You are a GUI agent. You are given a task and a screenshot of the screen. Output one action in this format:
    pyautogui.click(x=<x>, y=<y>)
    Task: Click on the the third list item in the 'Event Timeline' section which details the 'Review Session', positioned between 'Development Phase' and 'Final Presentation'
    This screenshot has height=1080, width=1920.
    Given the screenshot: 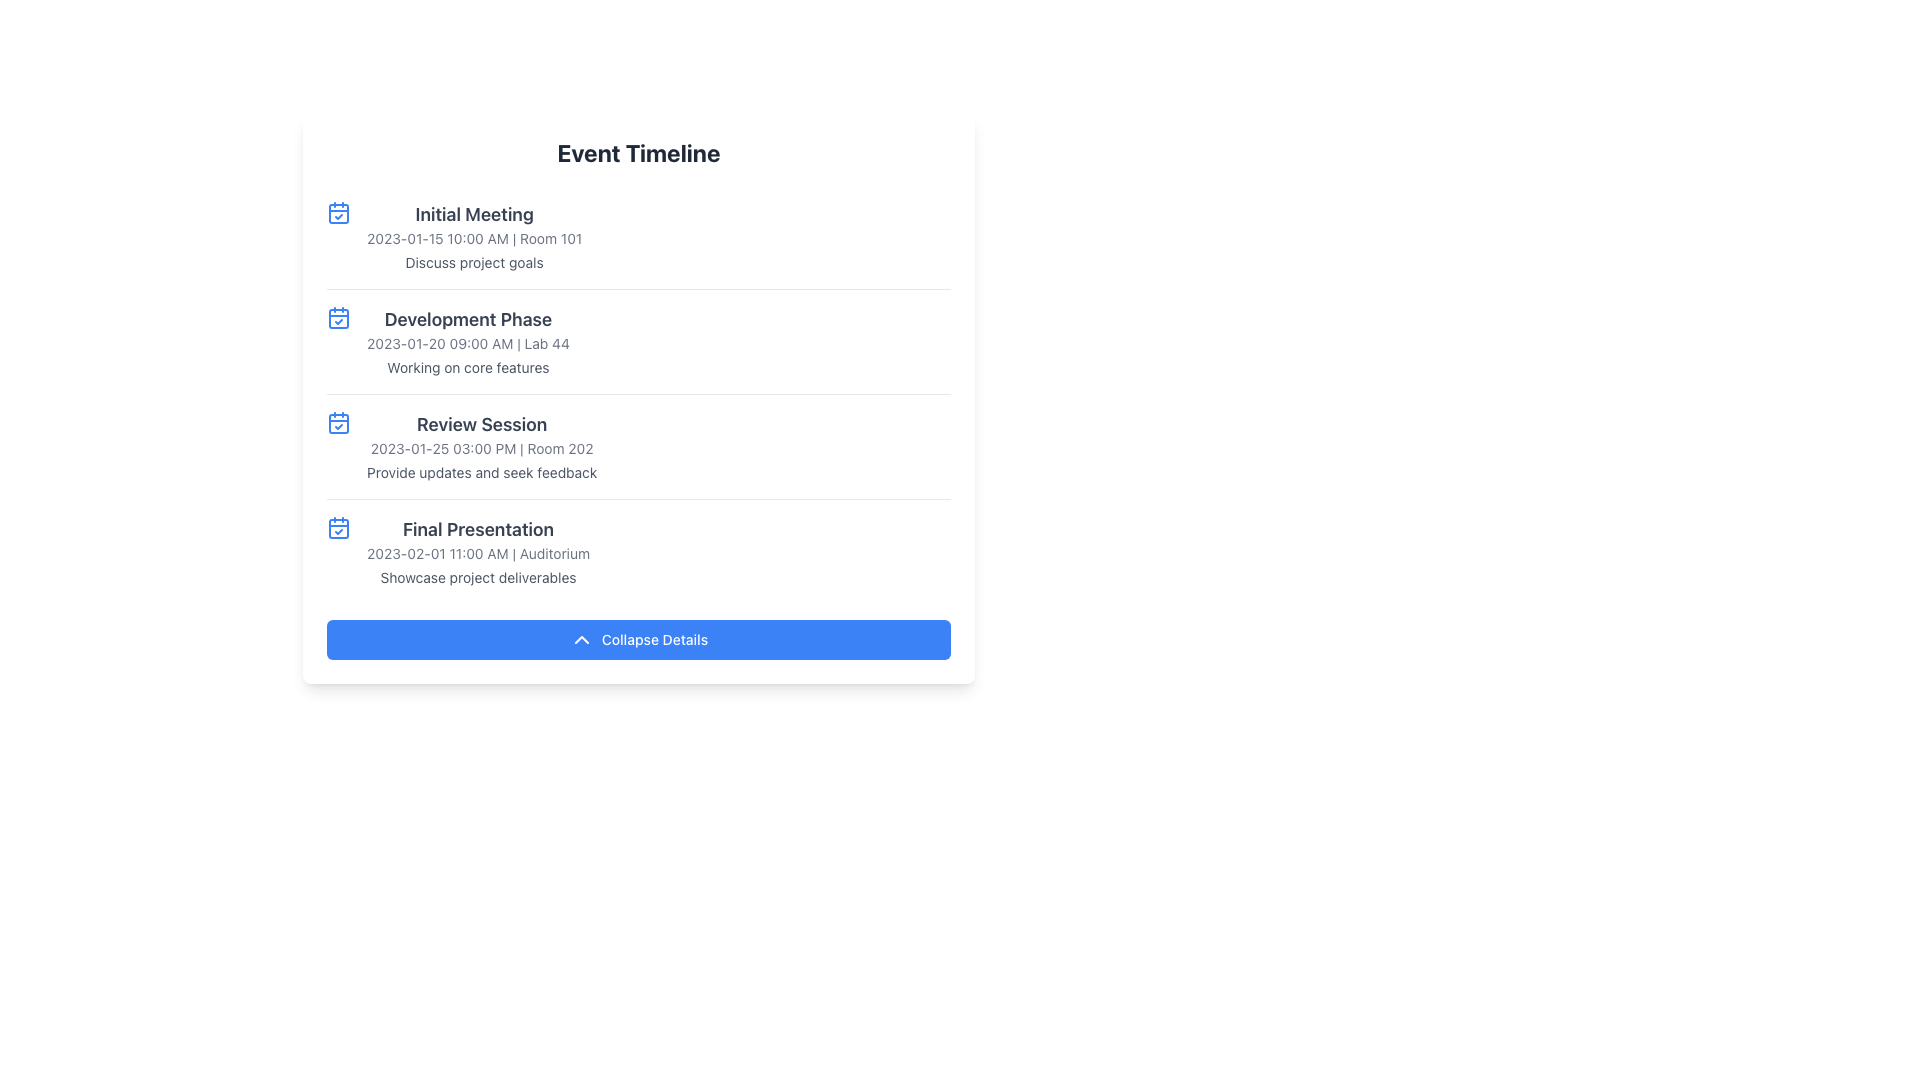 What is the action you would take?
    pyautogui.click(x=637, y=445)
    